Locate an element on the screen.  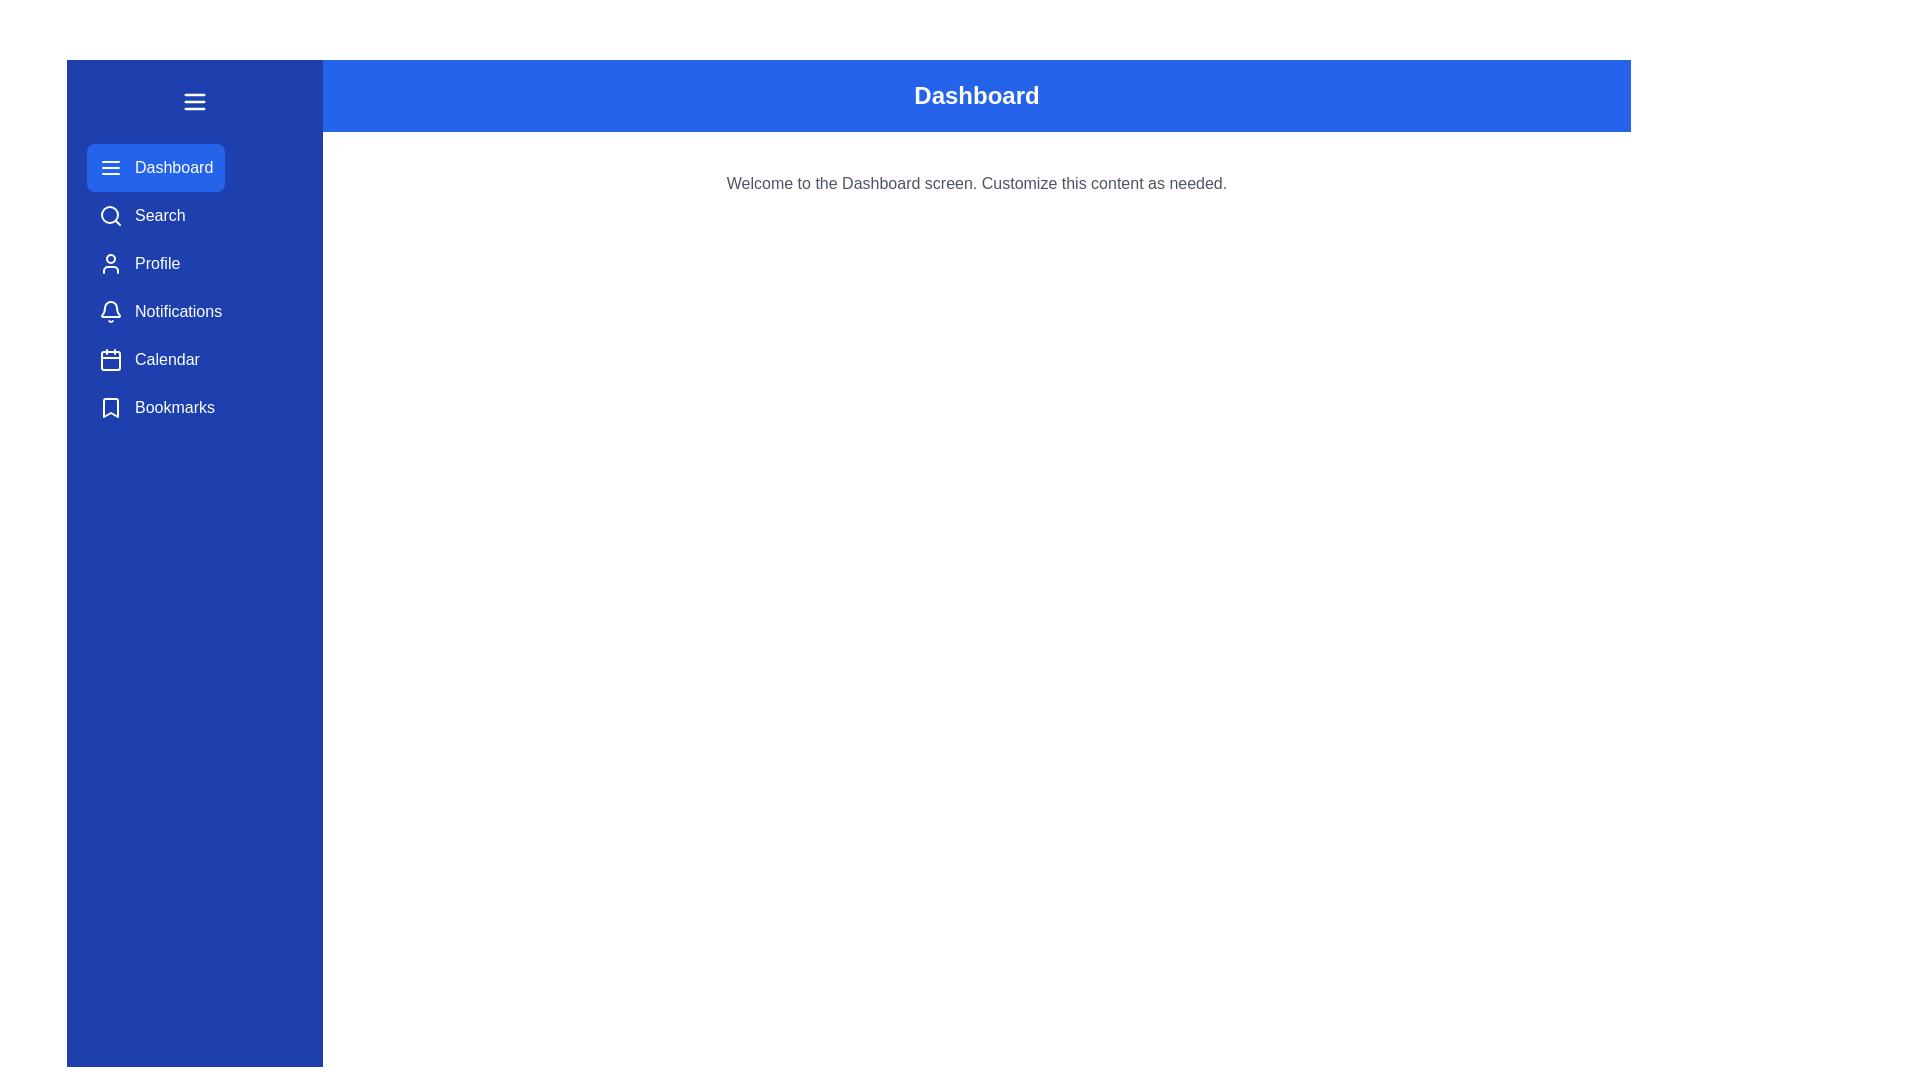
the 'Dashboard' label in the left menu panel is located at coordinates (174, 167).